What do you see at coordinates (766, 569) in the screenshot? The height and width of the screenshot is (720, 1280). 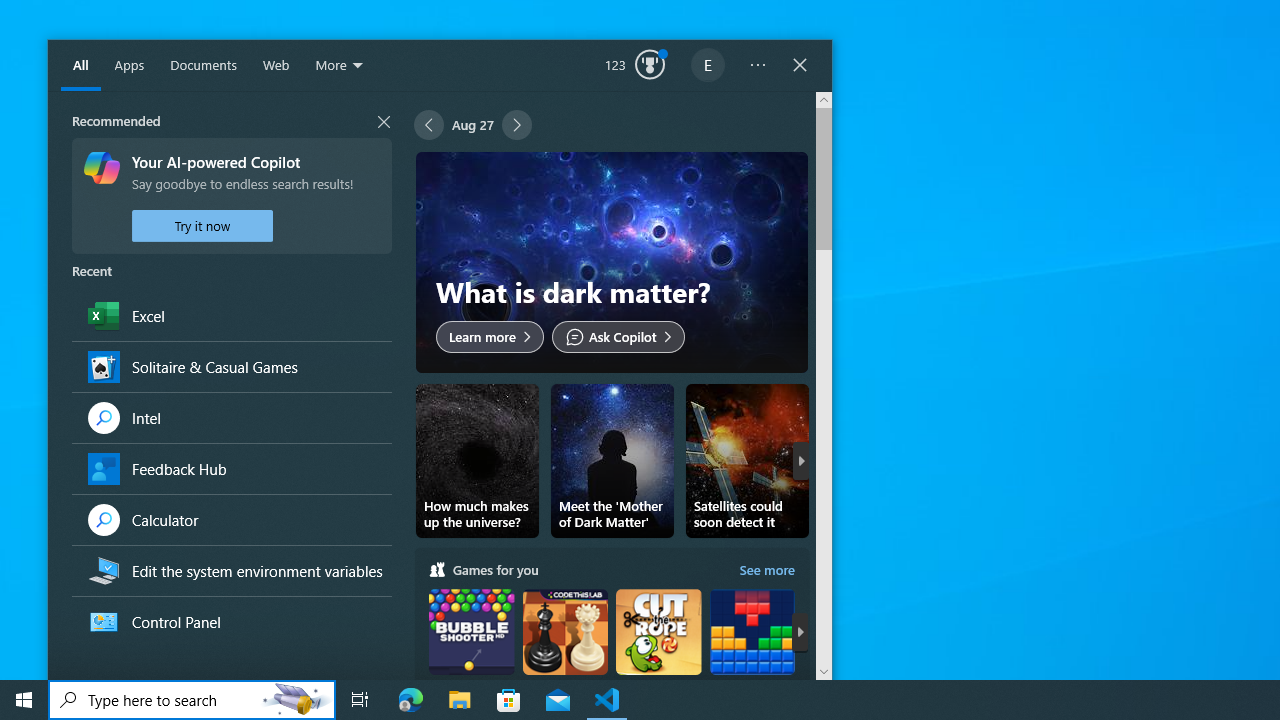 I see `'See more'` at bounding box center [766, 569].